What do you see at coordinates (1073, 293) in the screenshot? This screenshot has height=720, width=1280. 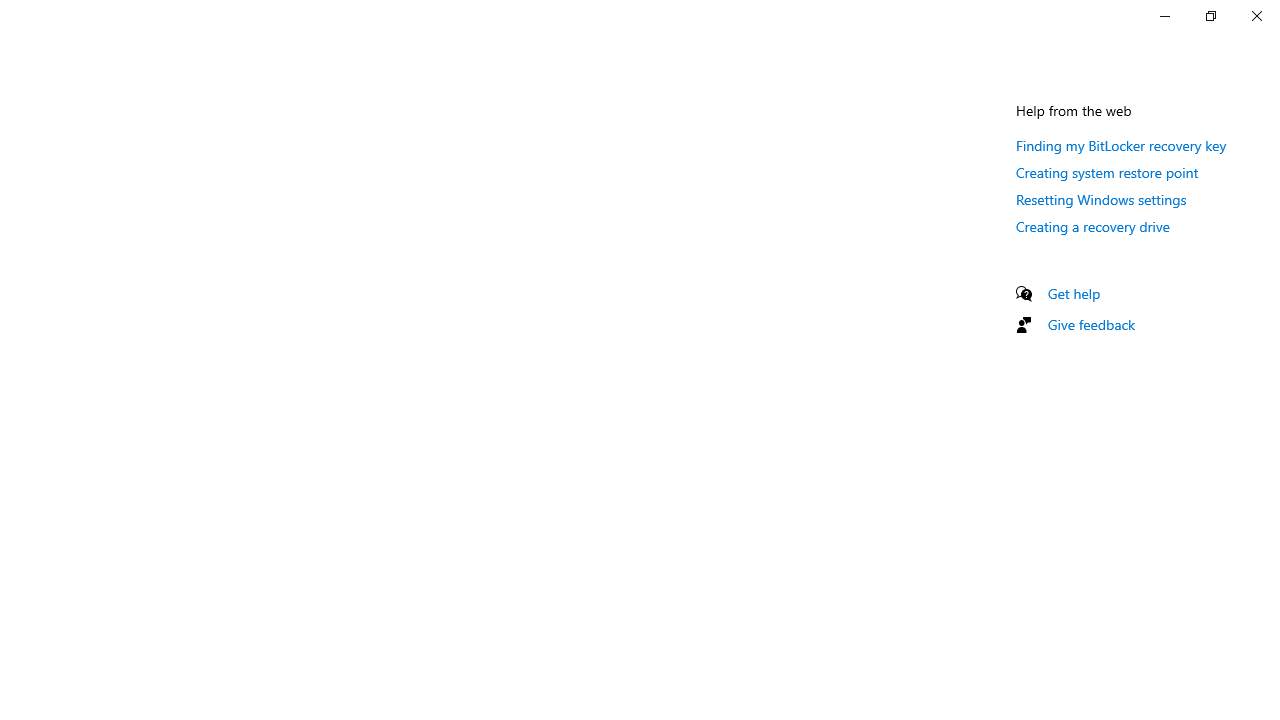 I see `'Get help'` at bounding box center [1073, 293].